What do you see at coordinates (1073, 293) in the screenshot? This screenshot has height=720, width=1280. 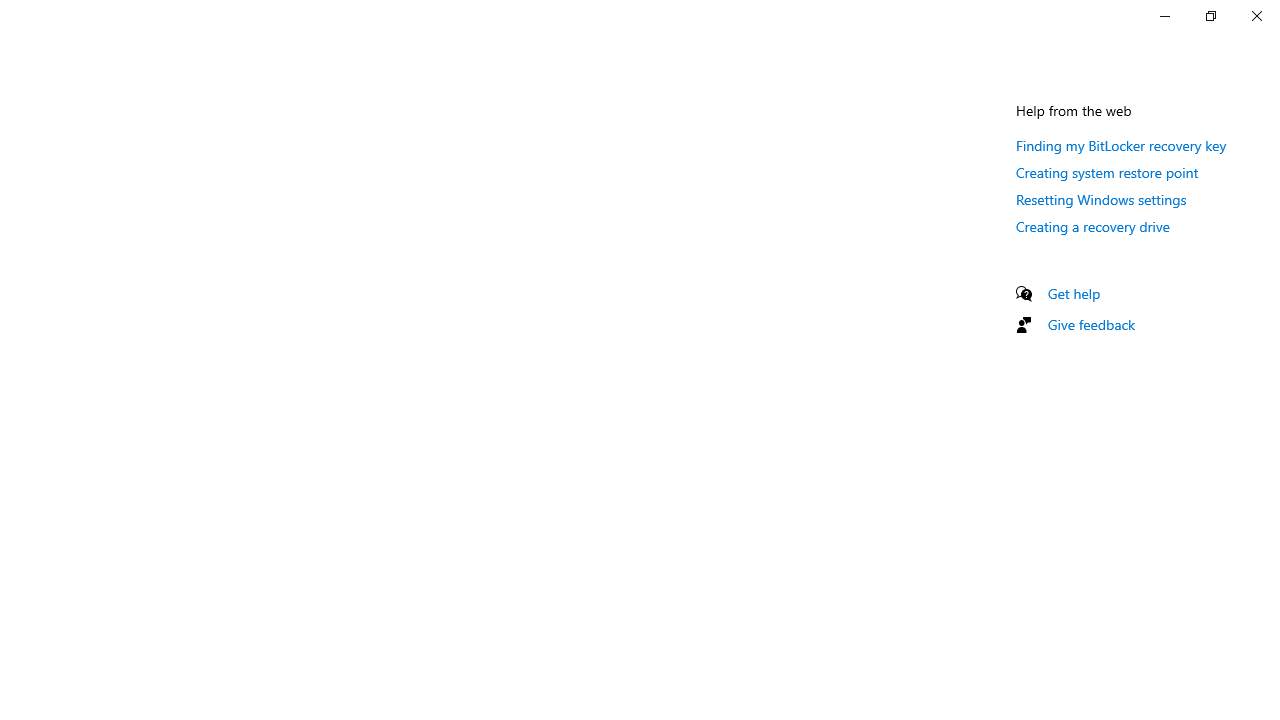 I see `'Get help'` at bounding box center [1073, 293].